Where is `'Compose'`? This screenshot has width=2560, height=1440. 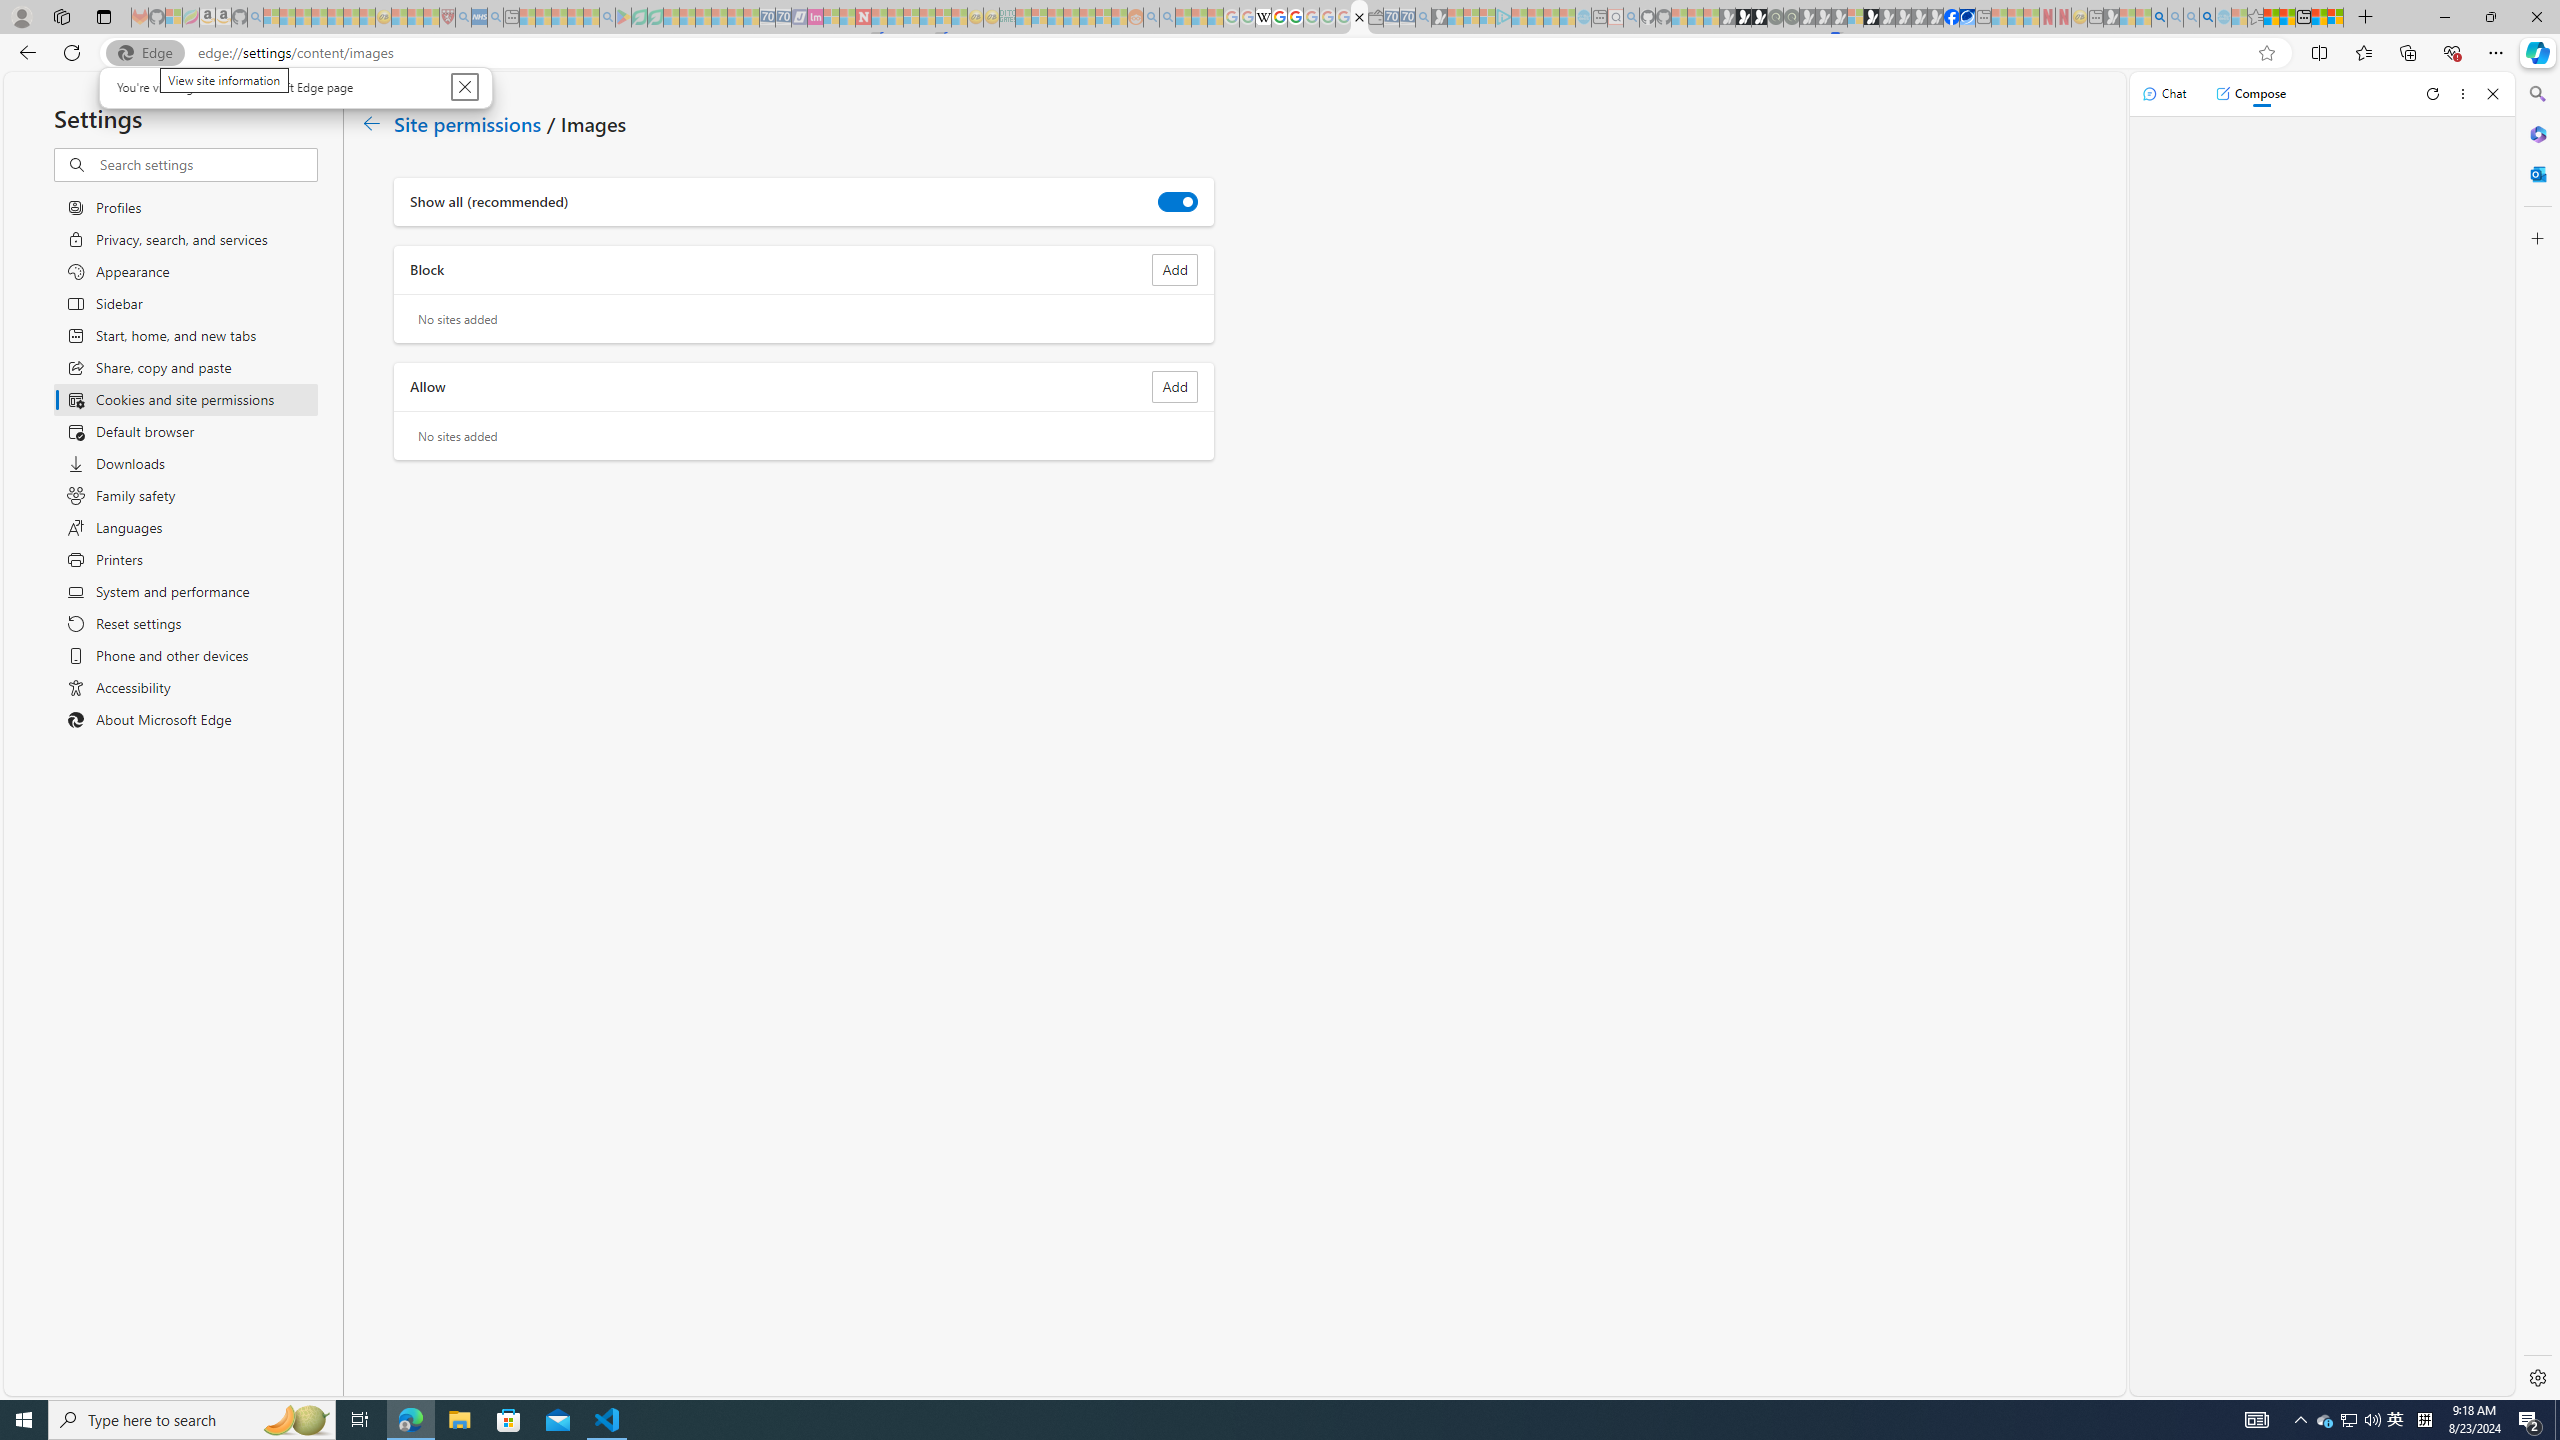
'Compose' is located at coordinates (2250, 92).